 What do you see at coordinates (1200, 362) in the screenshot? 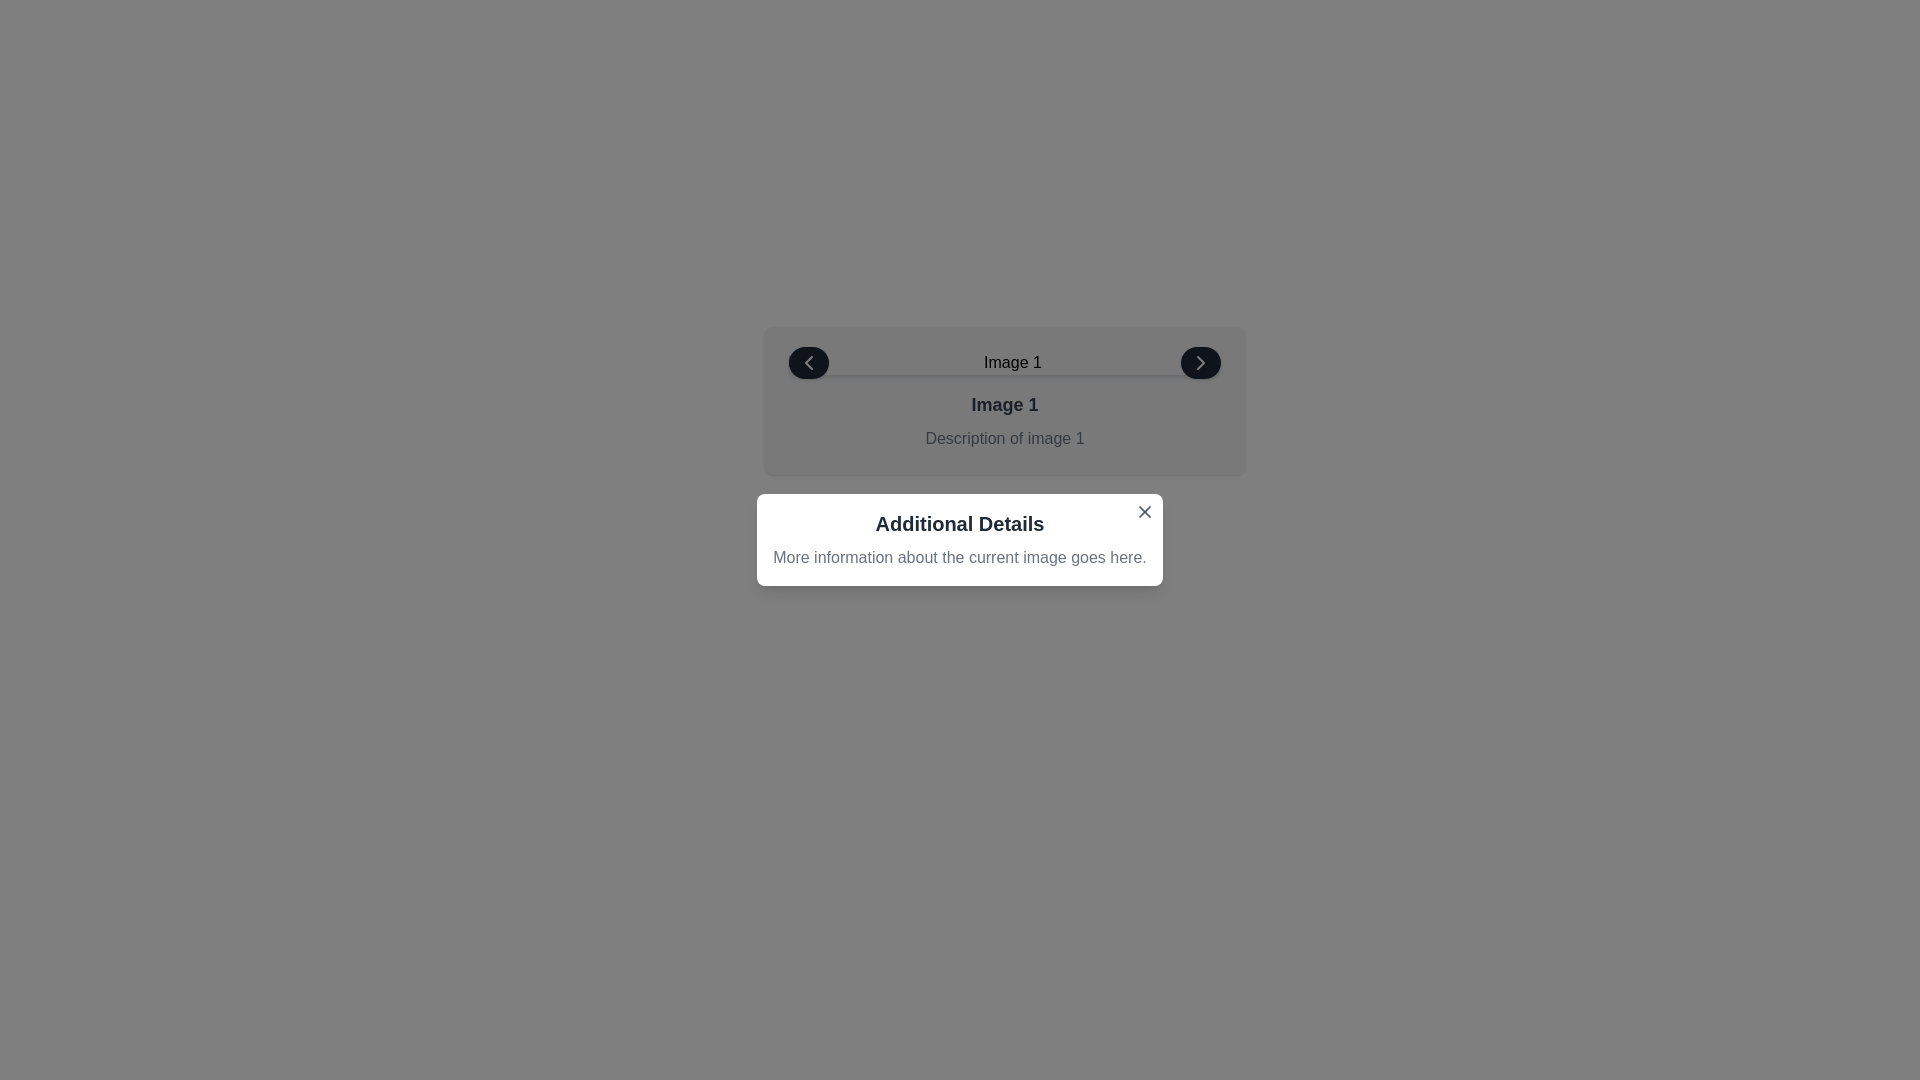
I see `the rightmost circular button with a right-facing chevron icon in its center` at bounding box center [1200, 362].